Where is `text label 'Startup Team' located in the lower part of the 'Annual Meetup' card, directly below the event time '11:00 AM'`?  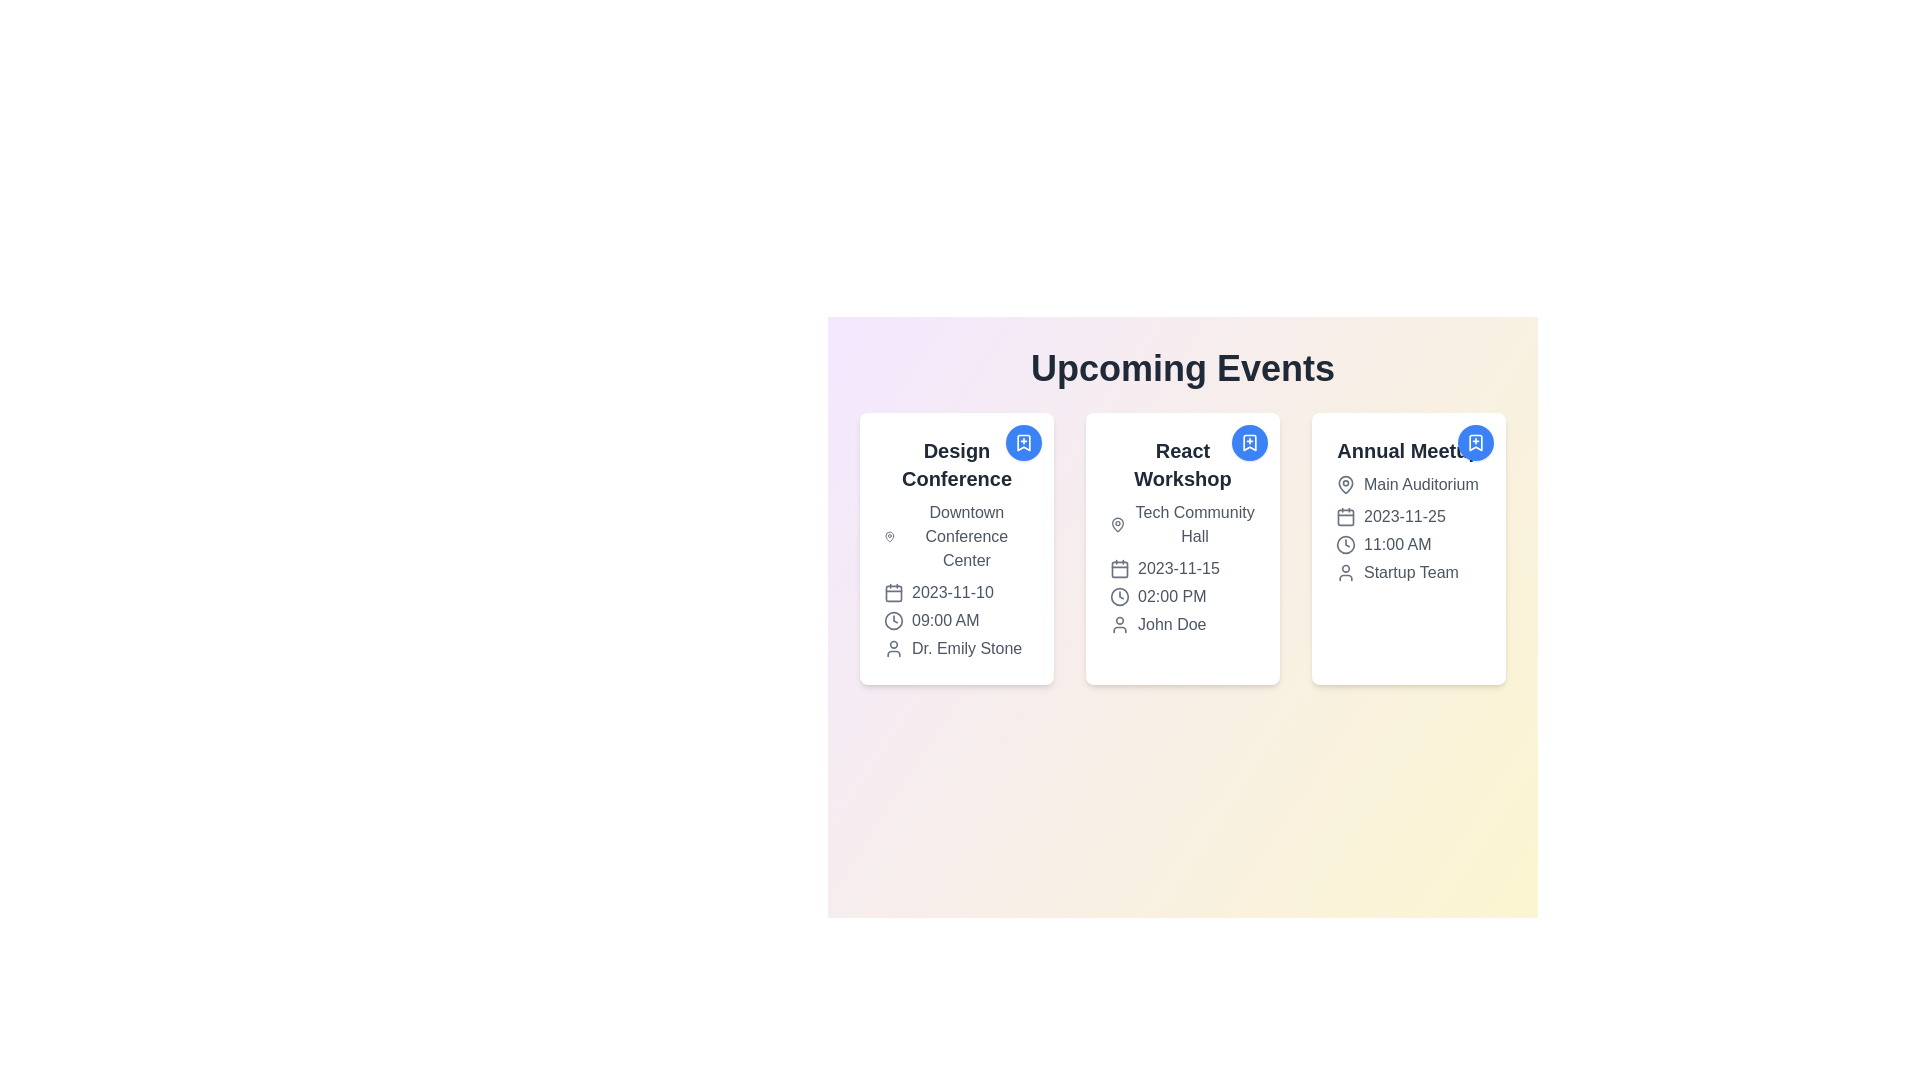
text label 'Startup Team' located in the lower part of the 'Annual Meetup' card, directly below the event time '11:00 AM' is located at coordinates (1408, 573).